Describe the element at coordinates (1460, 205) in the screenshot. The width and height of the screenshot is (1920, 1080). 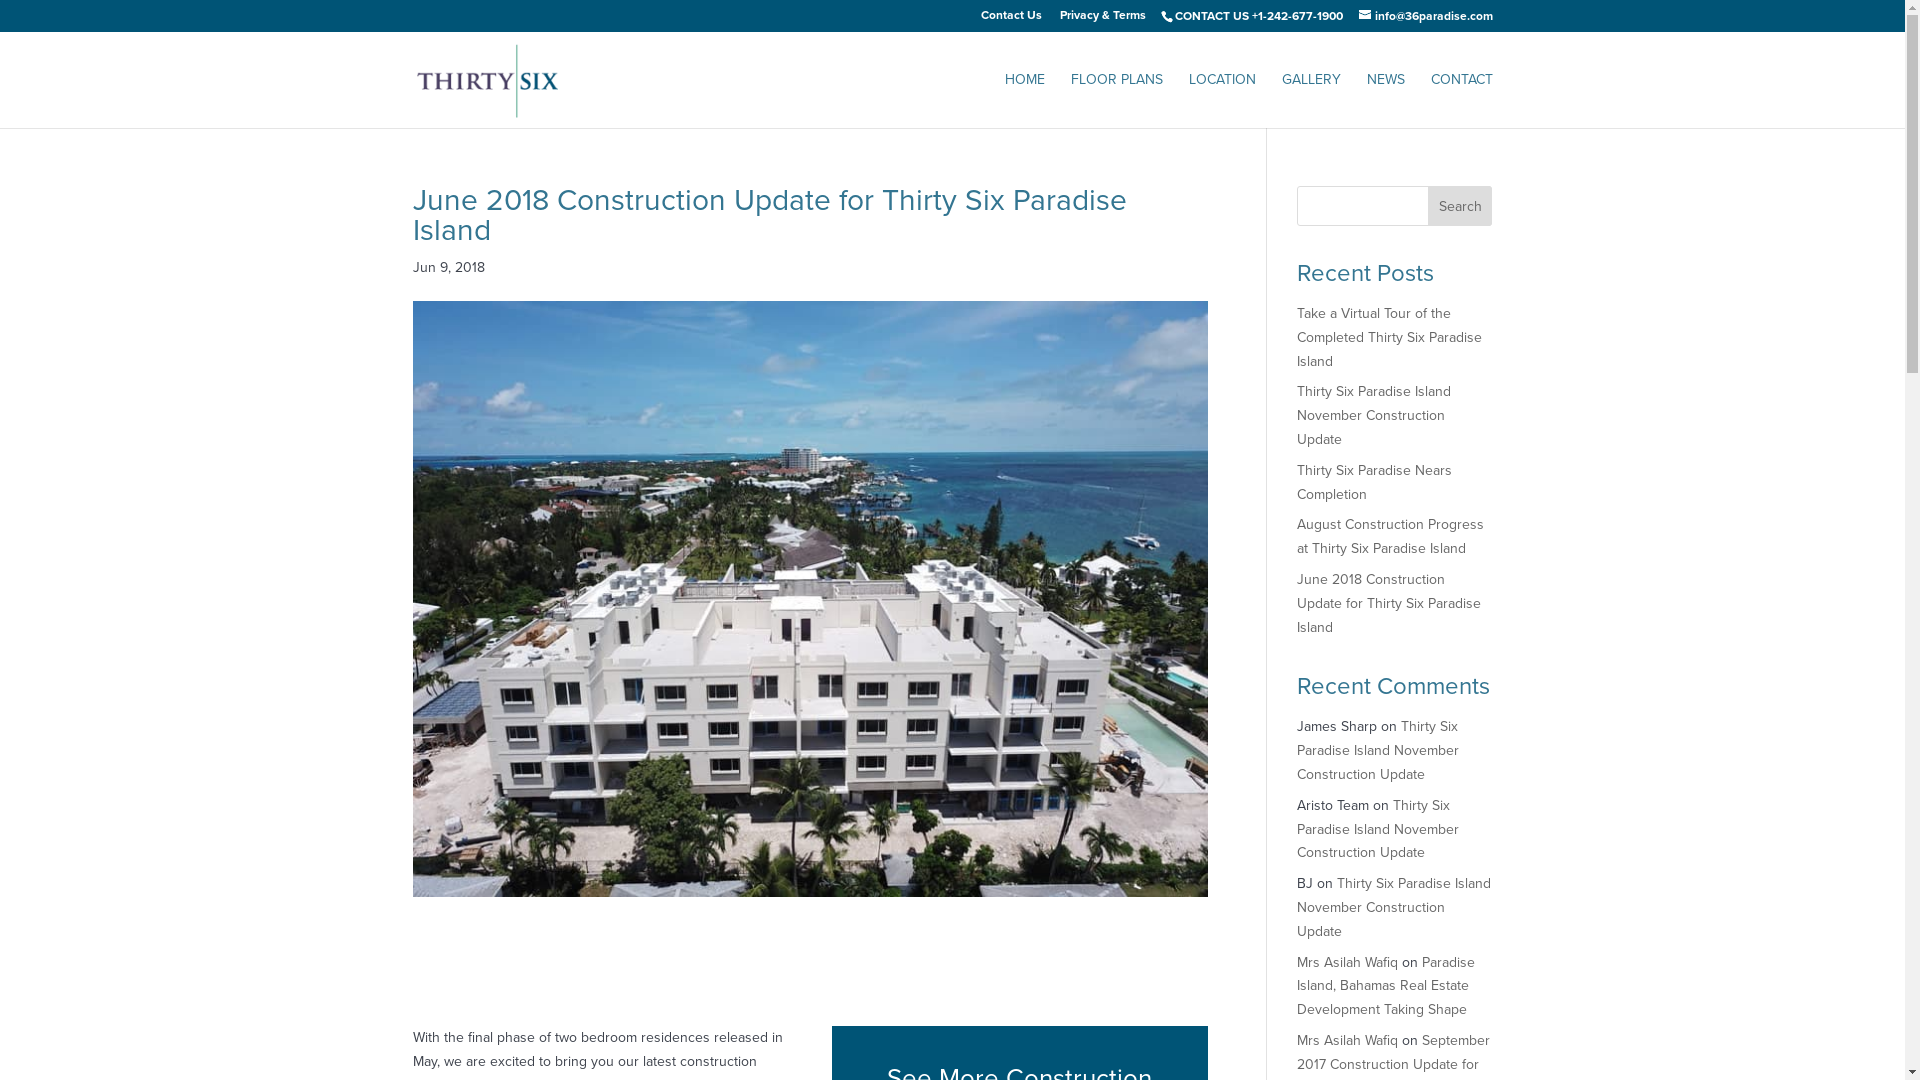
I see `'Search'` at that location.